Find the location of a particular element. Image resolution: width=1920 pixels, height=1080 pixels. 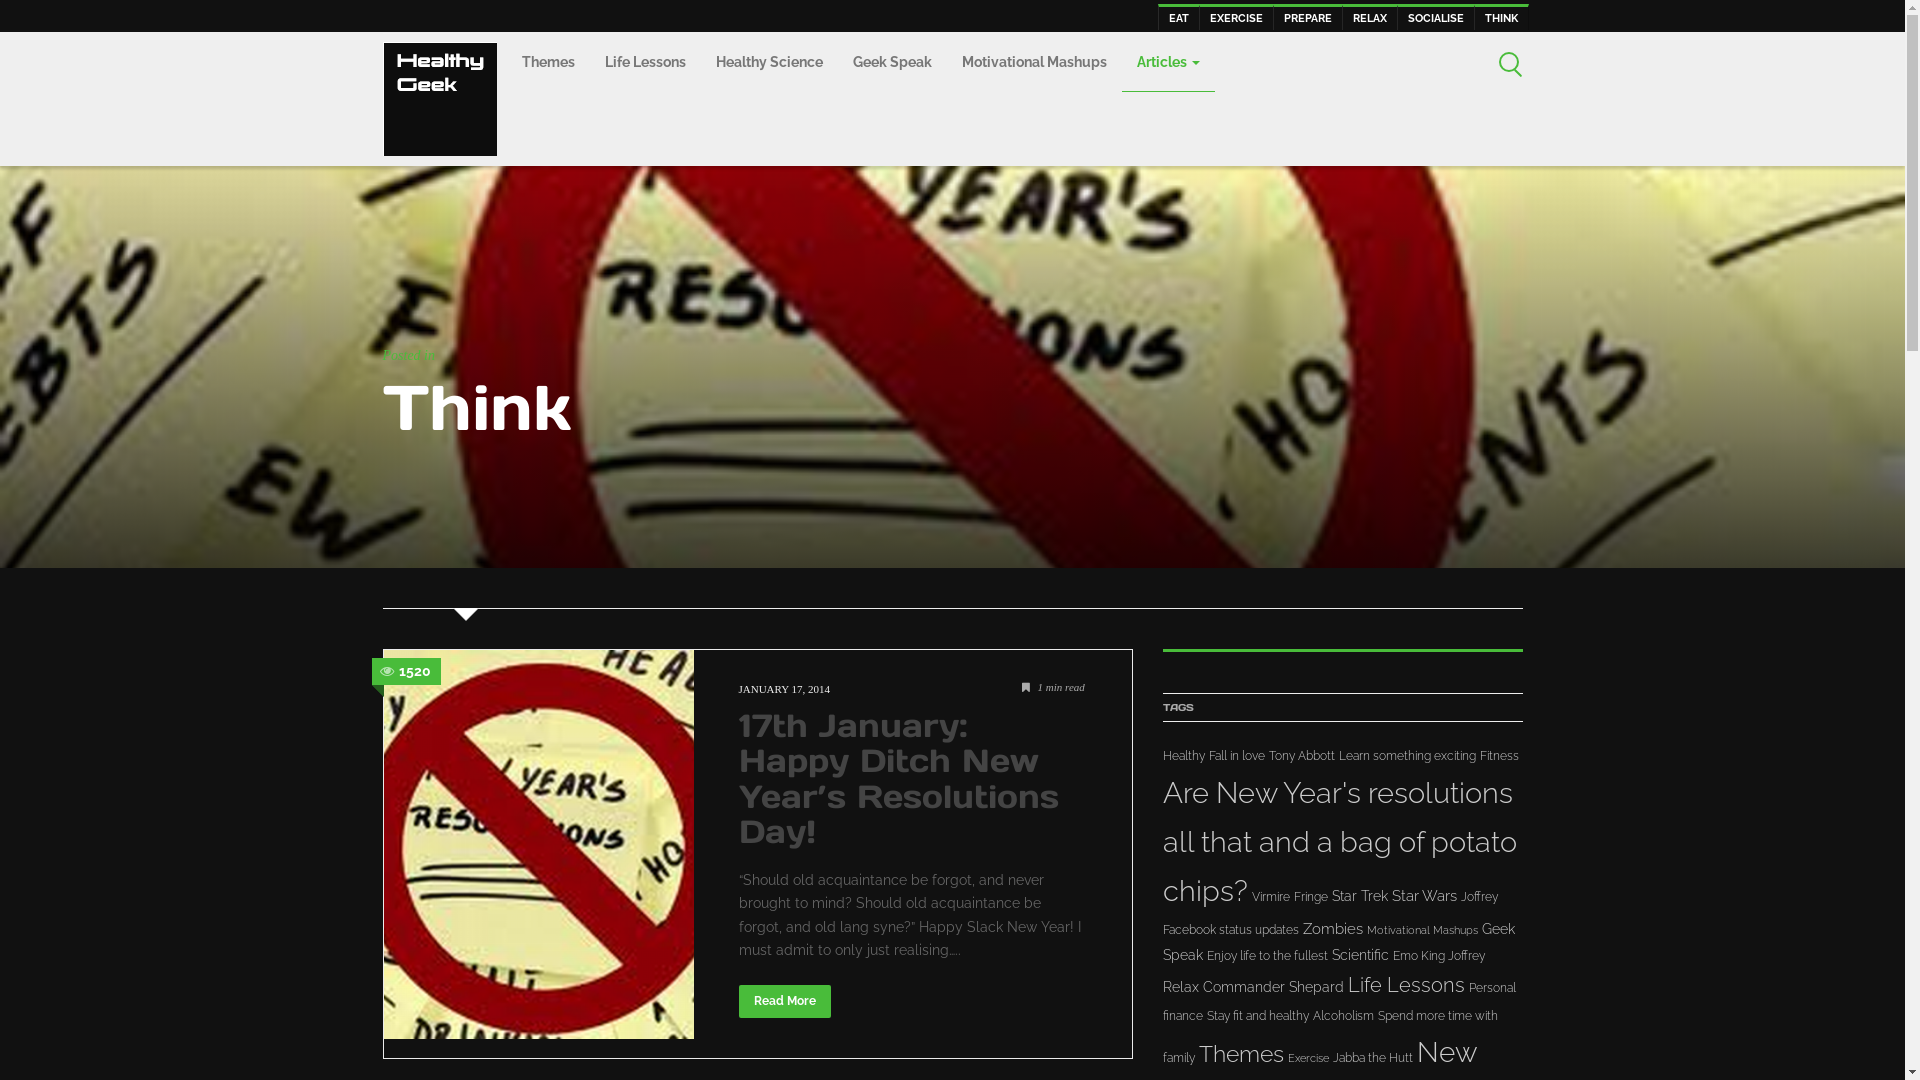

'Tony Abbott' is located at coordinates (1300, 756).